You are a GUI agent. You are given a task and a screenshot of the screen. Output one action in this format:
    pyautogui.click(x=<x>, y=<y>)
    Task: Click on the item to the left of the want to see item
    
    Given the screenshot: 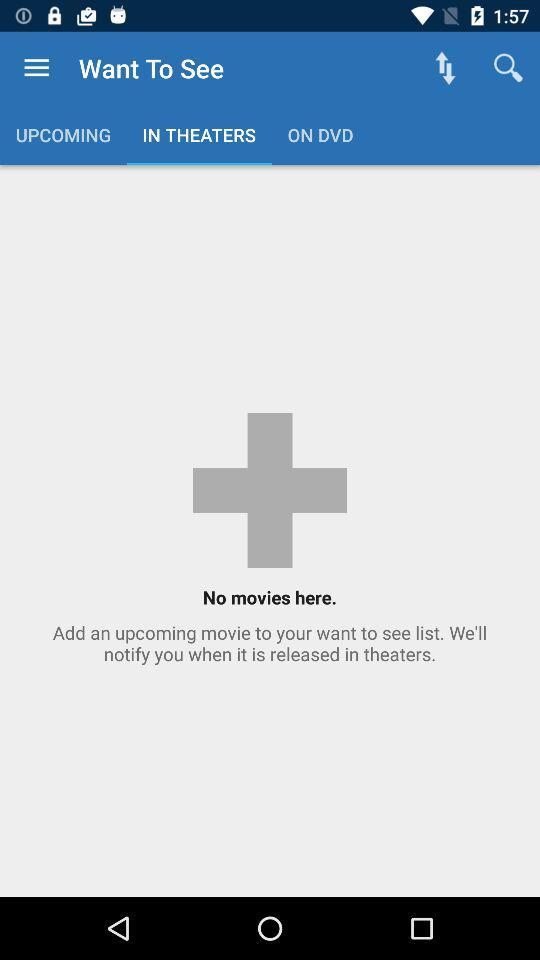 What is the action you would take?
    pyautogui.click(x=36, y=68)
    